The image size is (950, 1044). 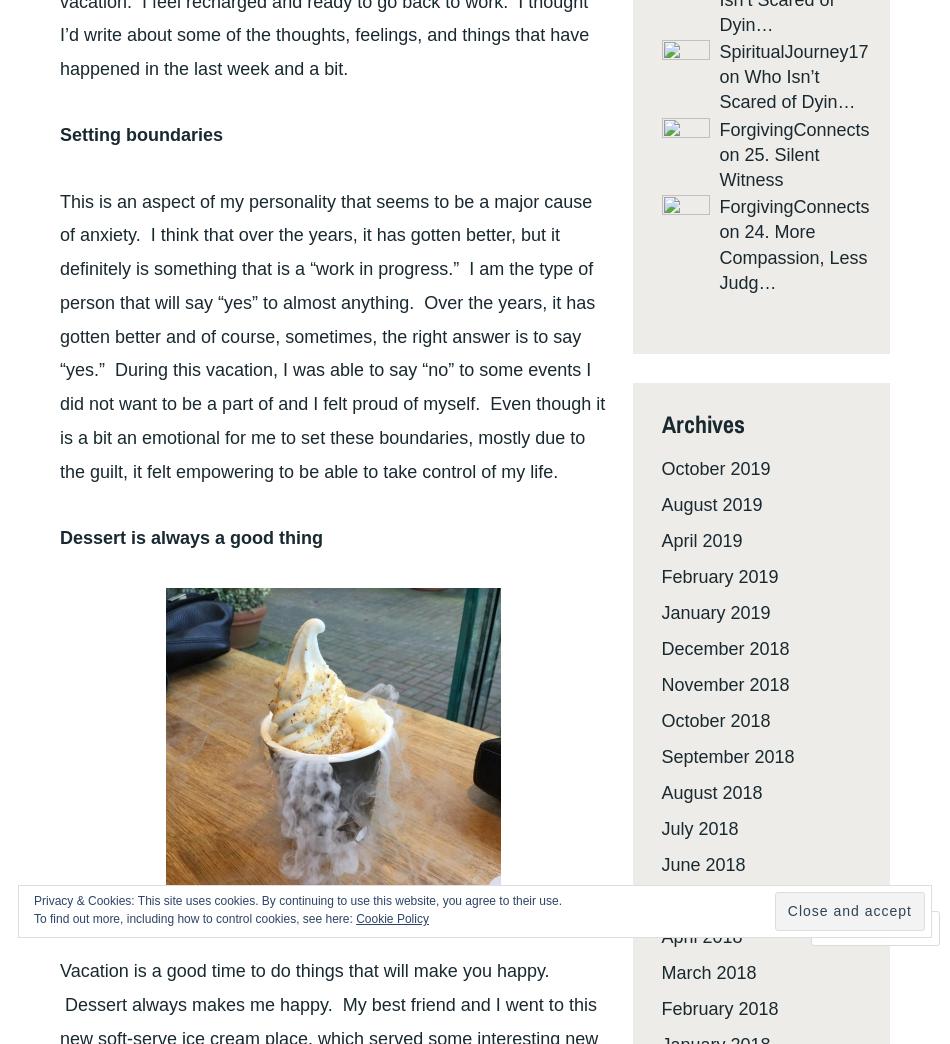 I want to click on 'This is an aspect of my personality that seems to be a major cause of anxiety.  I think that over the years, it has gotten better, but it definitely is something that is a “work in progress.”  I am the type of person that will say “yes” to almost anything.  Over the years, it has gotten better and of course, sometimes, the right answer is to say “yes.”  During this vacation, I was able to say “no” to some events I did not want to be a part of and I felt proud of myself.  Even though it is a bit an emotional for me to set these boundaries, mostly due to the guilt, it felt empowering to be able to take control of my life.', so click(x=331, y=335).